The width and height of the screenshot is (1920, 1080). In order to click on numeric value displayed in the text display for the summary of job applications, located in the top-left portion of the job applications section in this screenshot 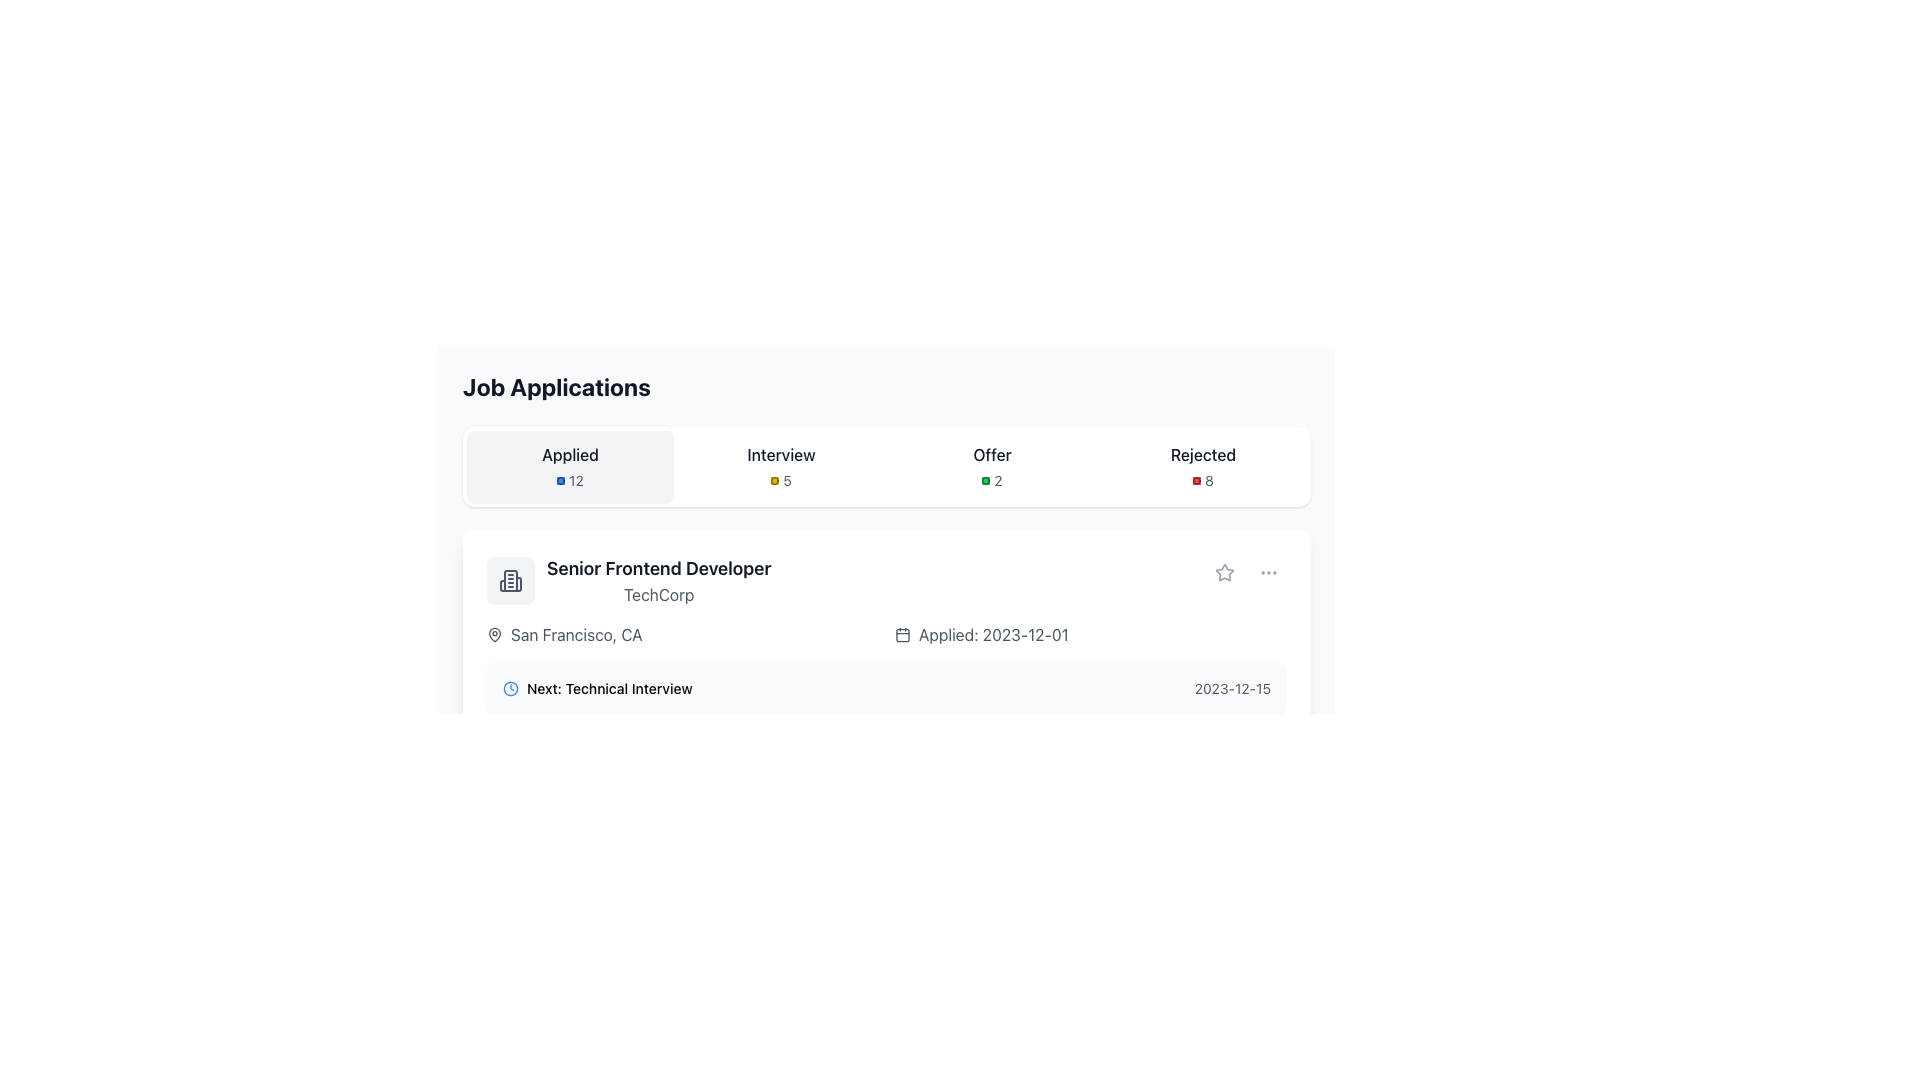, I will do `click(569, 466)`.